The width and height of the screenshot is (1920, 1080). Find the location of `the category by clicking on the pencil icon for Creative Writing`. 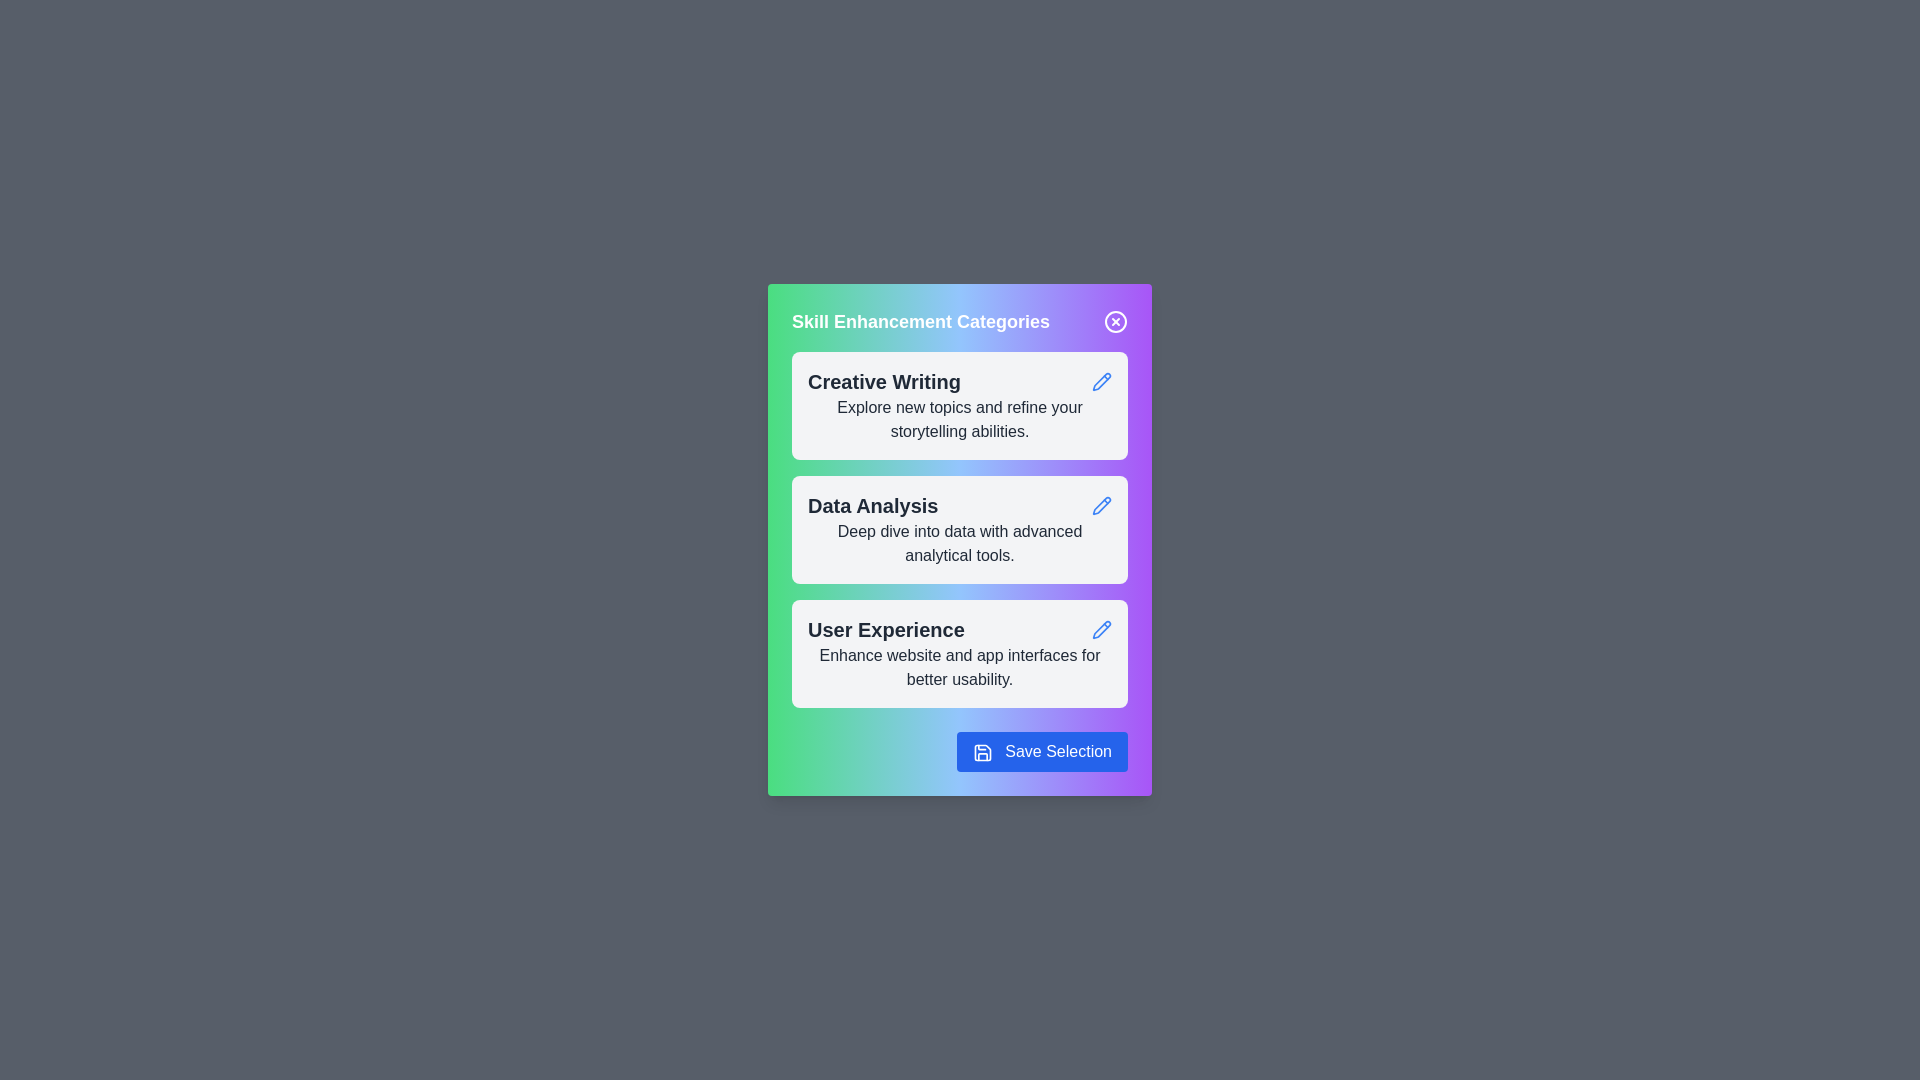

the category by clicking on the pencil icon for Creative Writing is located at coordinates (1101, 381).